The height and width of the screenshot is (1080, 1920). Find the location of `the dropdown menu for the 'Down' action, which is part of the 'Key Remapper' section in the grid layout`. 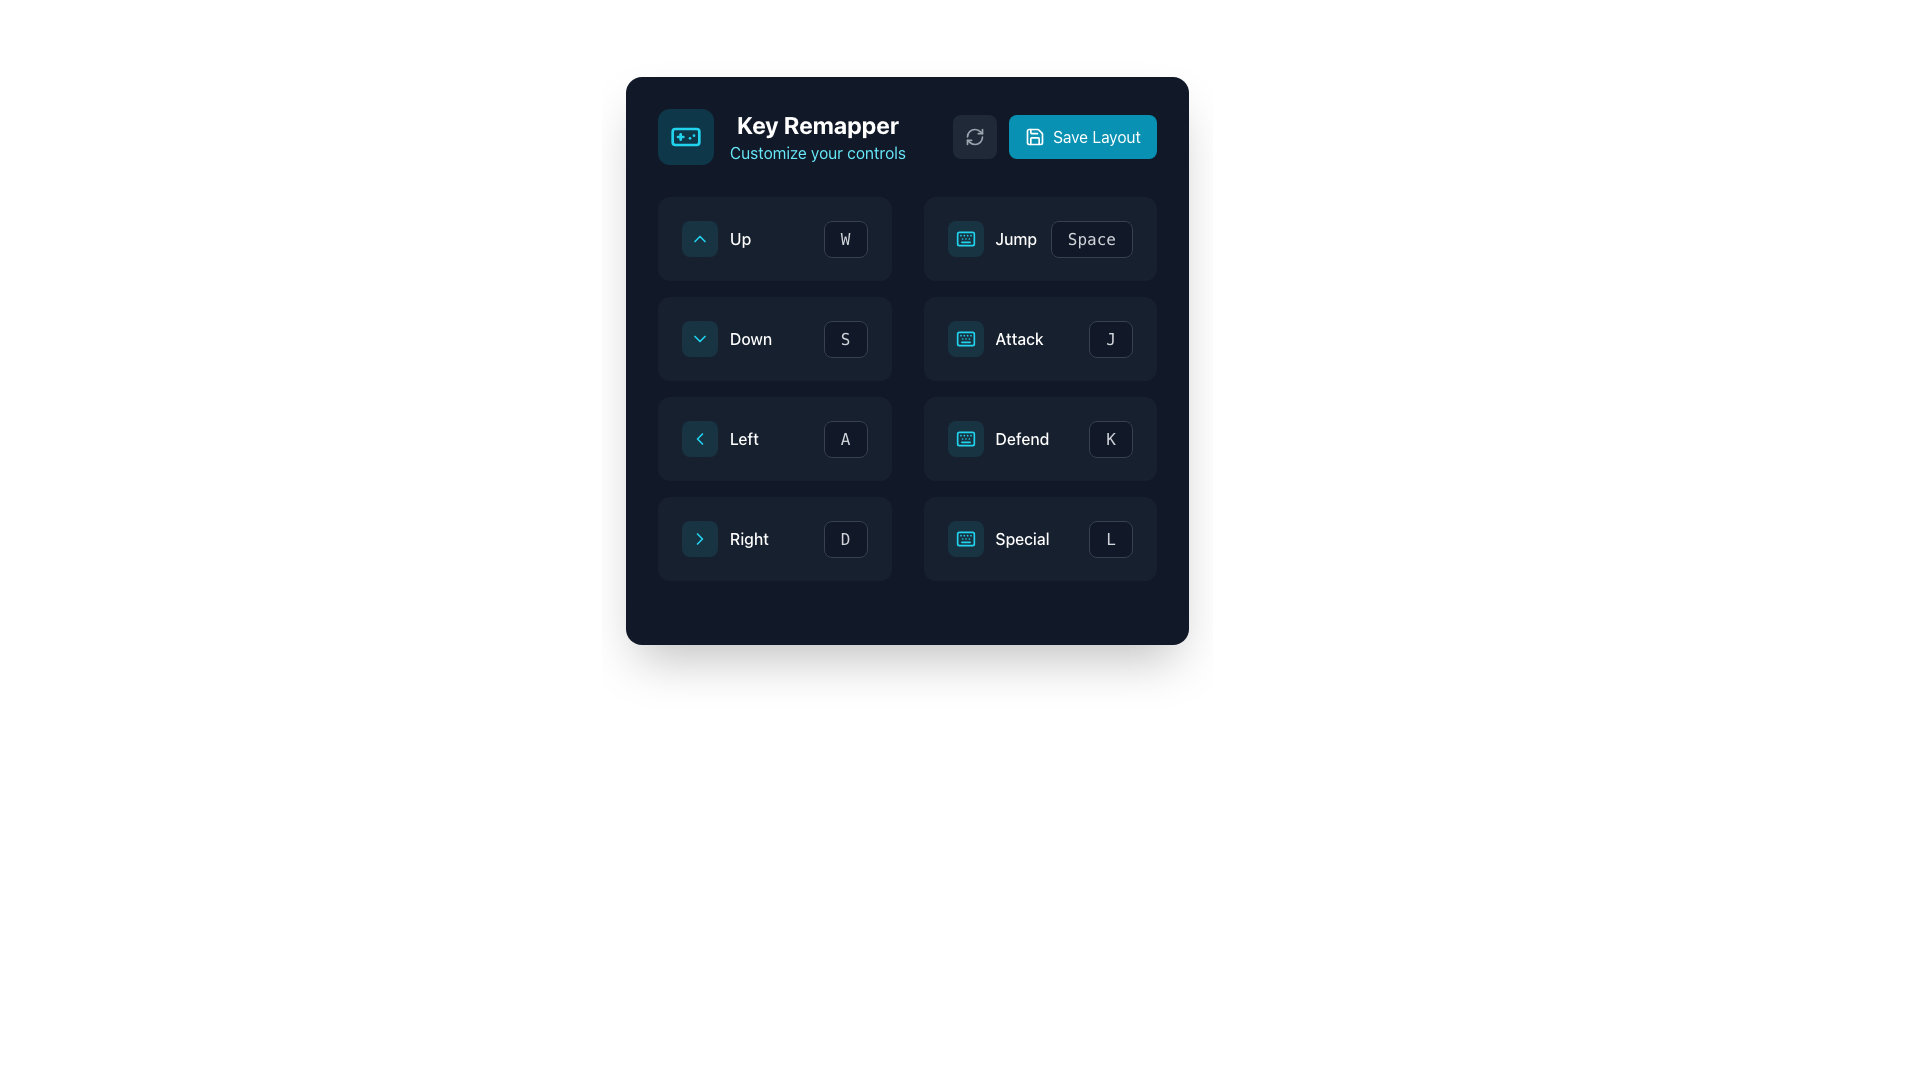

the dropdown menu for the 'Down' action, which is part of the 'Key Remapper' section in the grid layout is located at coordinates (773, 338).